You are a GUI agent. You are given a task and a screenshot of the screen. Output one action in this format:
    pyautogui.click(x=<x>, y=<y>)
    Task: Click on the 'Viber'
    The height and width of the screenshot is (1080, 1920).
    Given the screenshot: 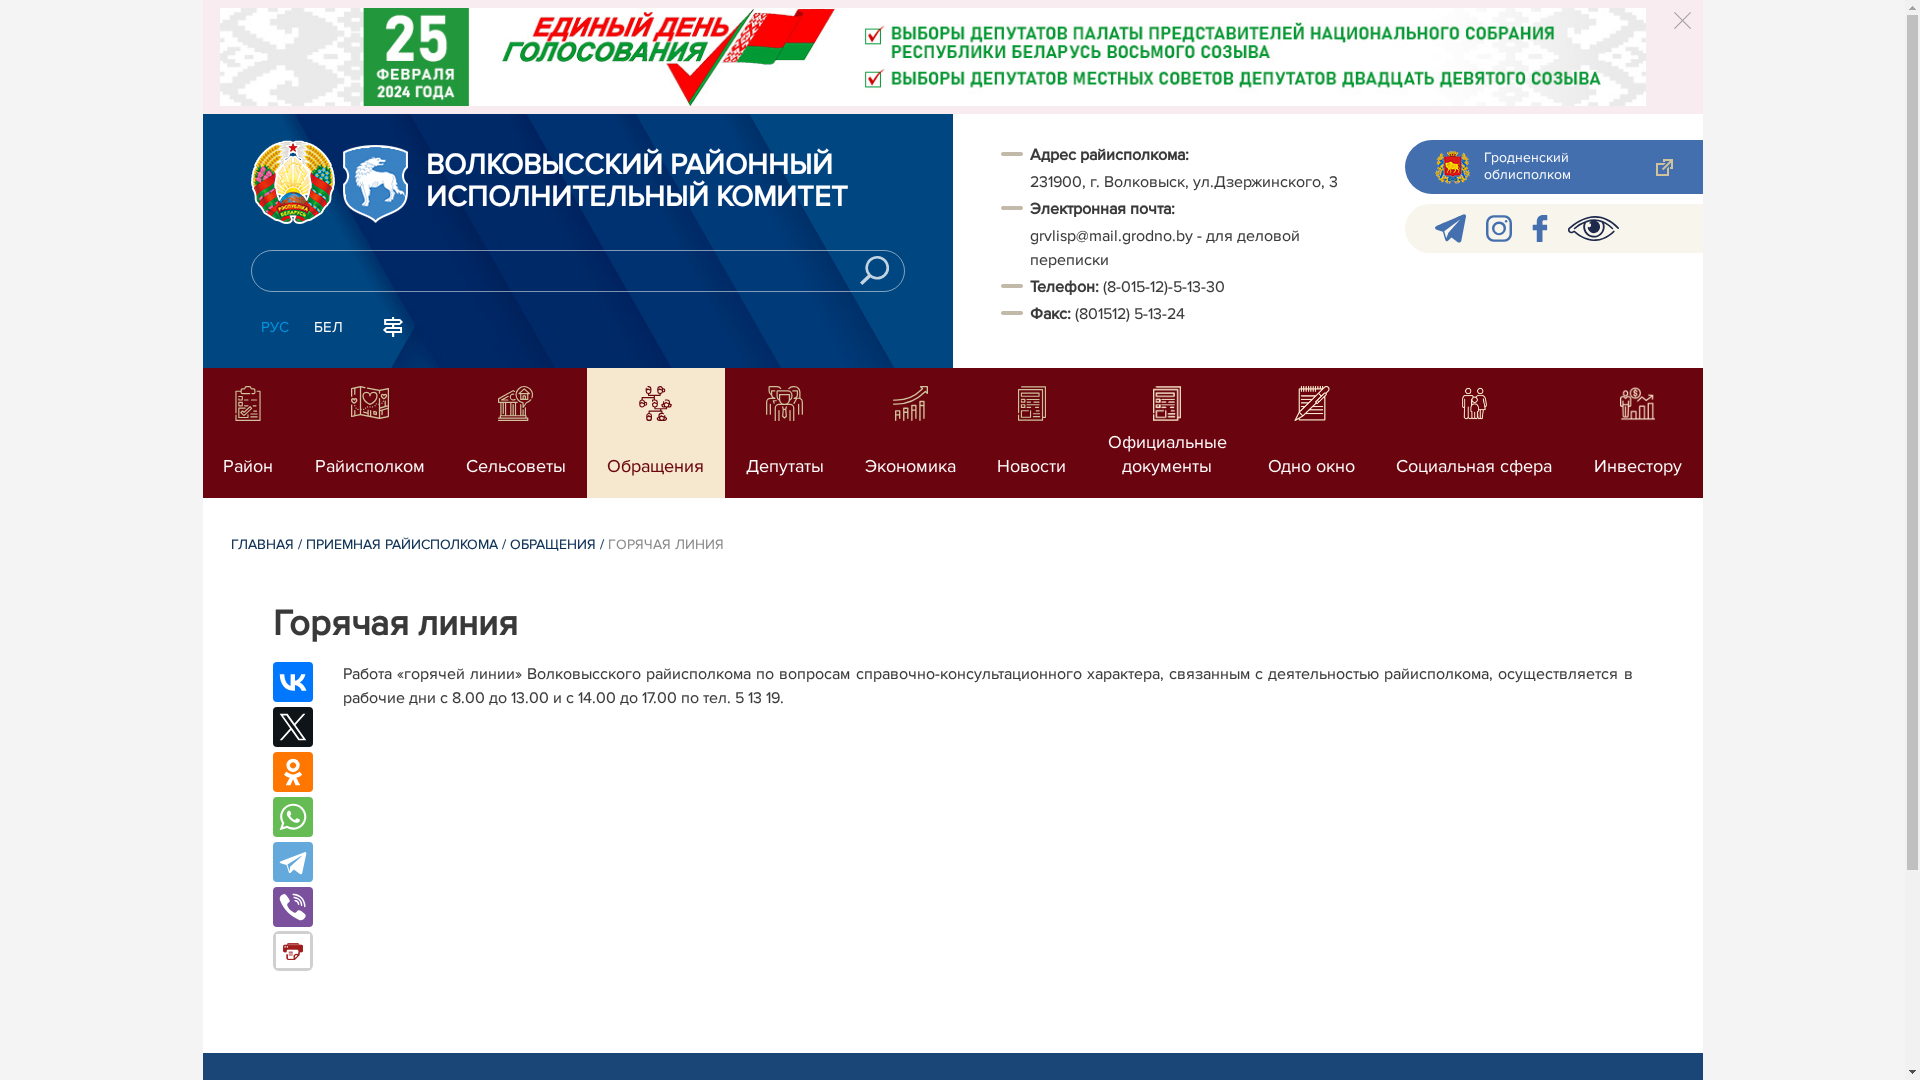 What is the action you would take?
    pyautogui.click(x=291, y=906)
    